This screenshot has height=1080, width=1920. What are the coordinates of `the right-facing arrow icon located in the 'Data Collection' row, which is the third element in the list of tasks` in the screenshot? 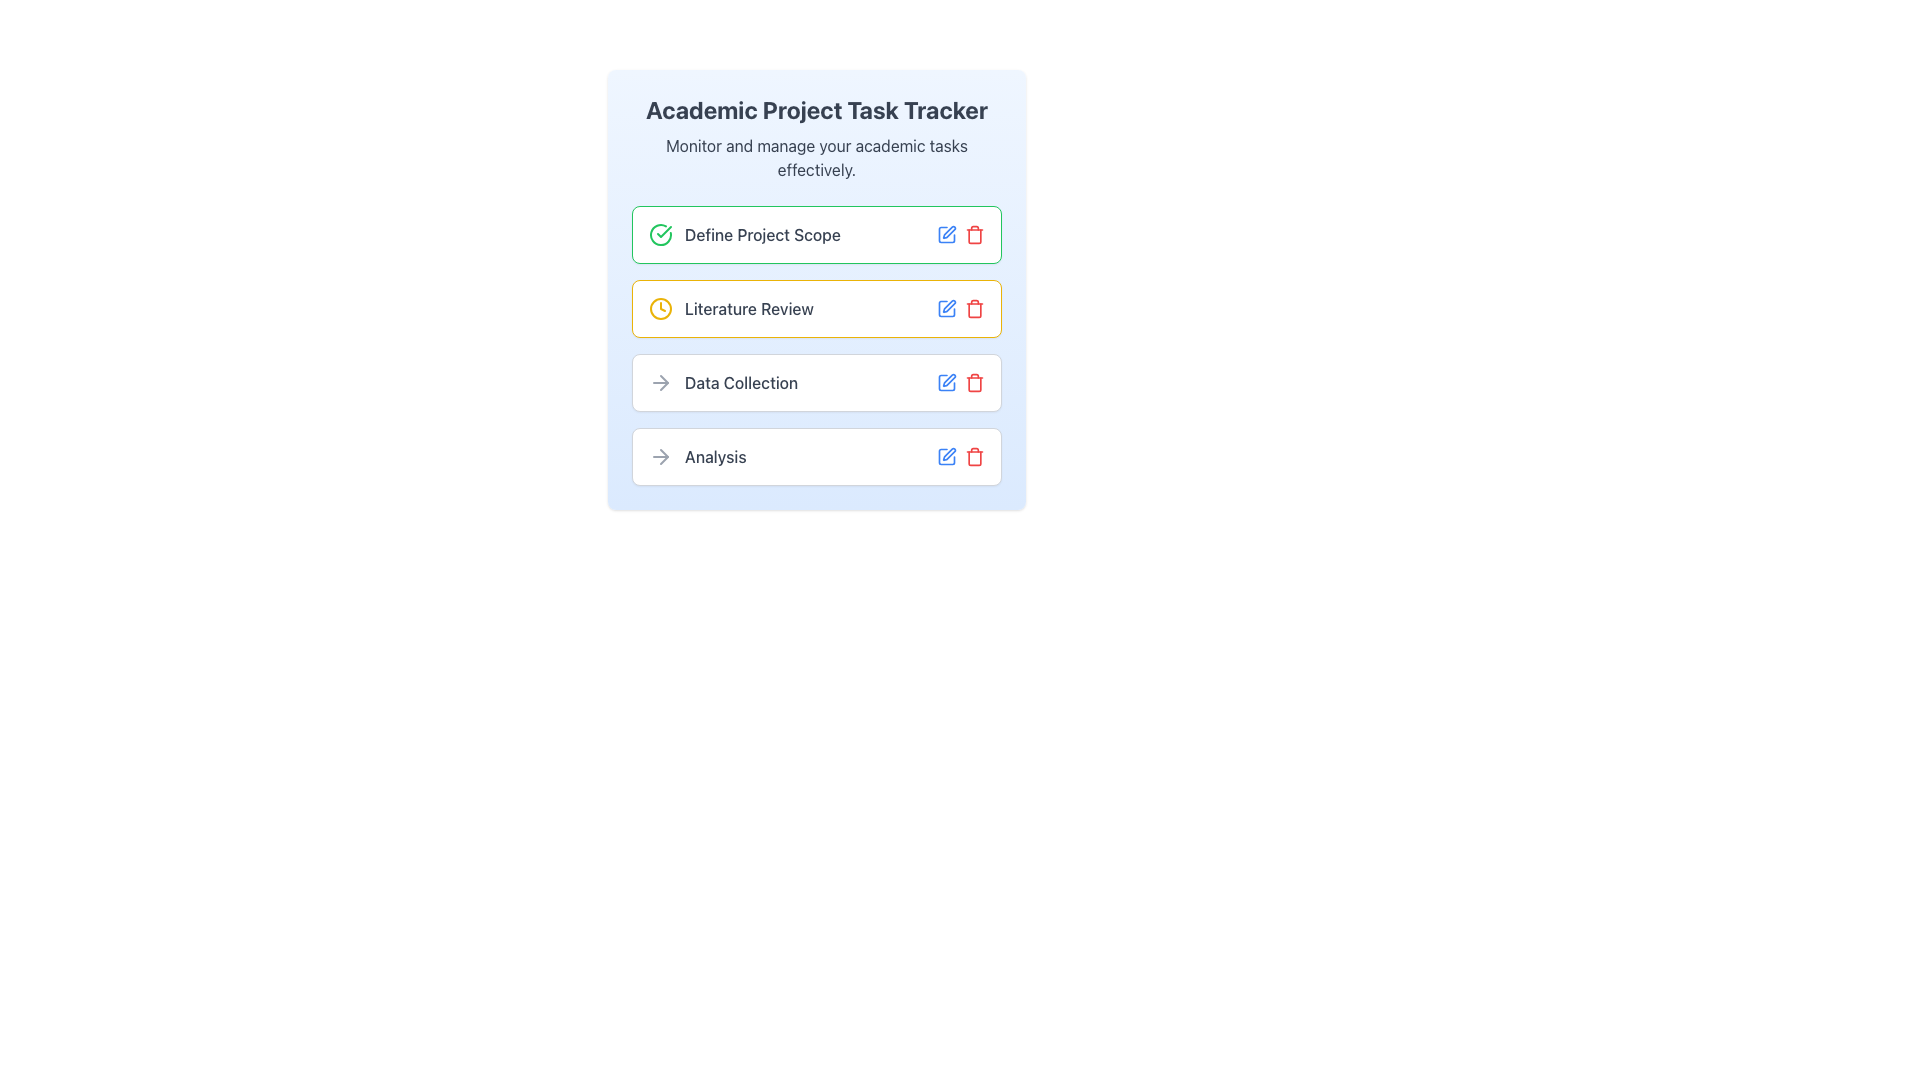 It's located at (664, 456).